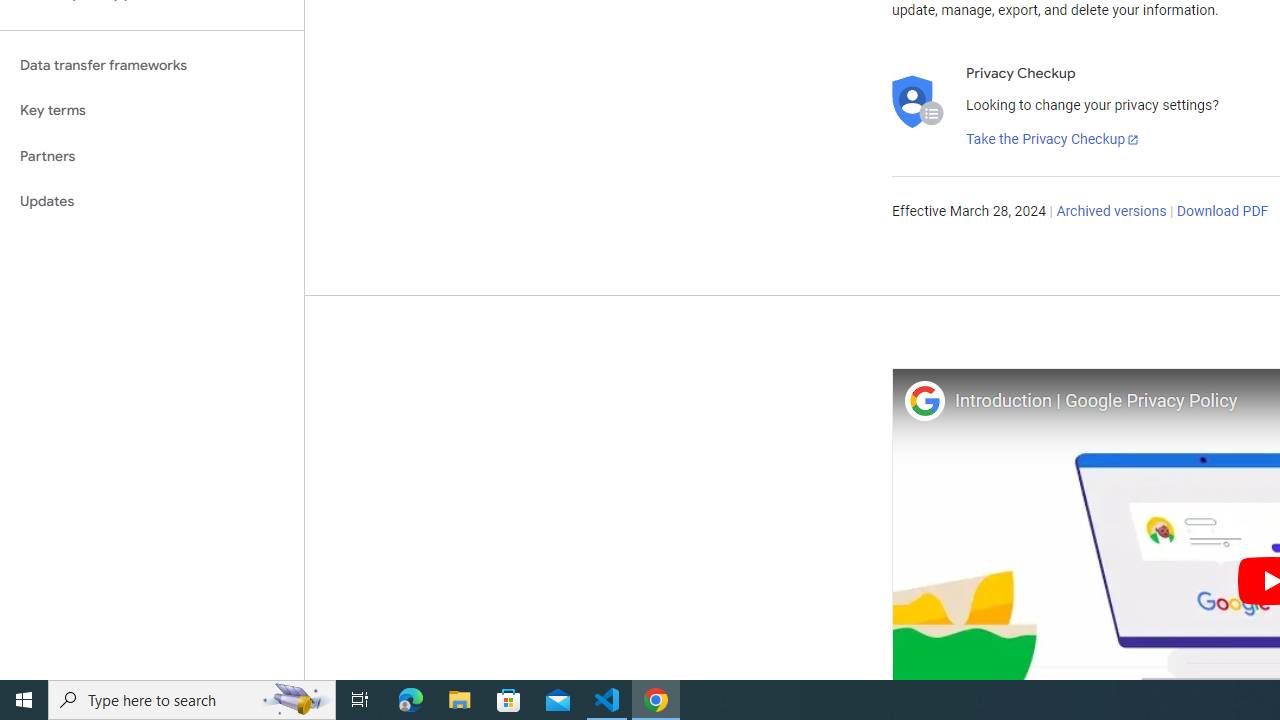 This screenshot has height=720, width=1280. Describe the element at coordinates (151, 110) in the screenshot. I see `'Key terms'` at that location.